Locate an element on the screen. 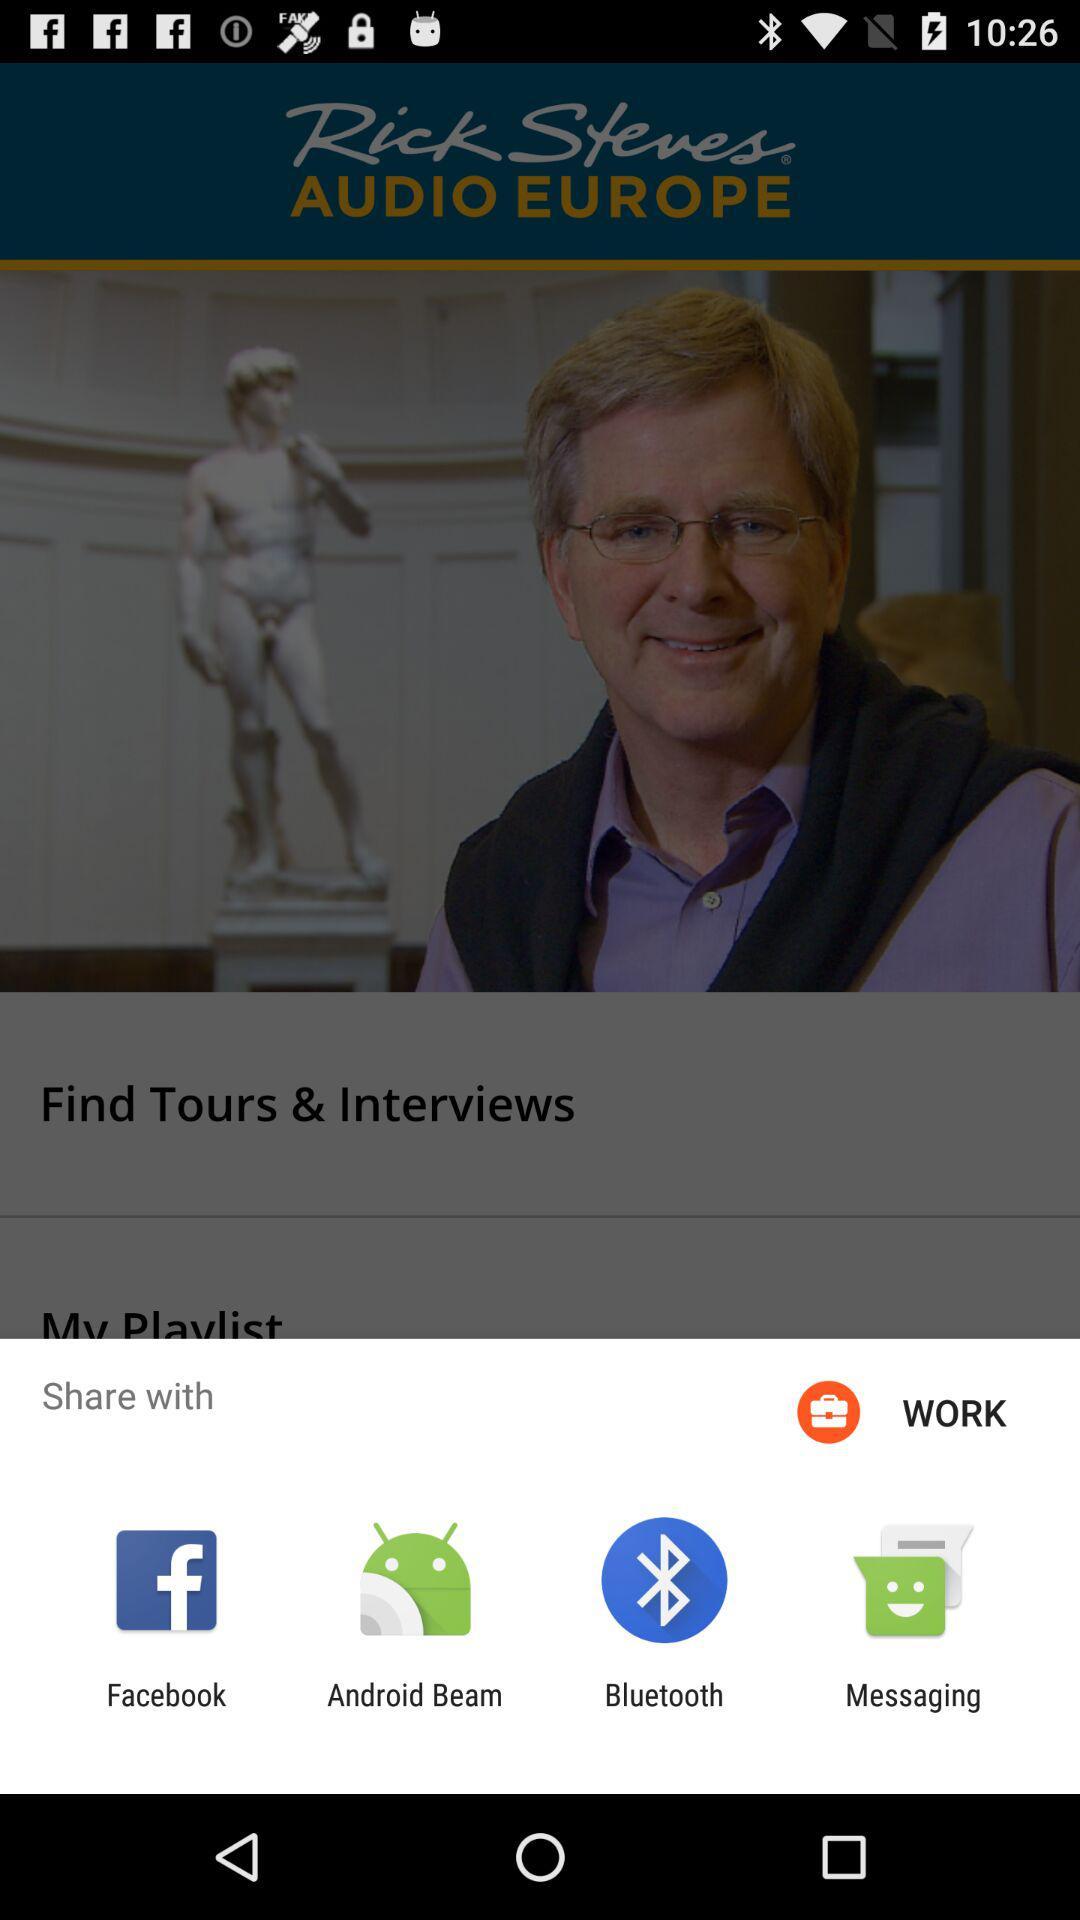 This screenshot has width=1080, height=1920. messaging is located at coordinates (913, 1711).